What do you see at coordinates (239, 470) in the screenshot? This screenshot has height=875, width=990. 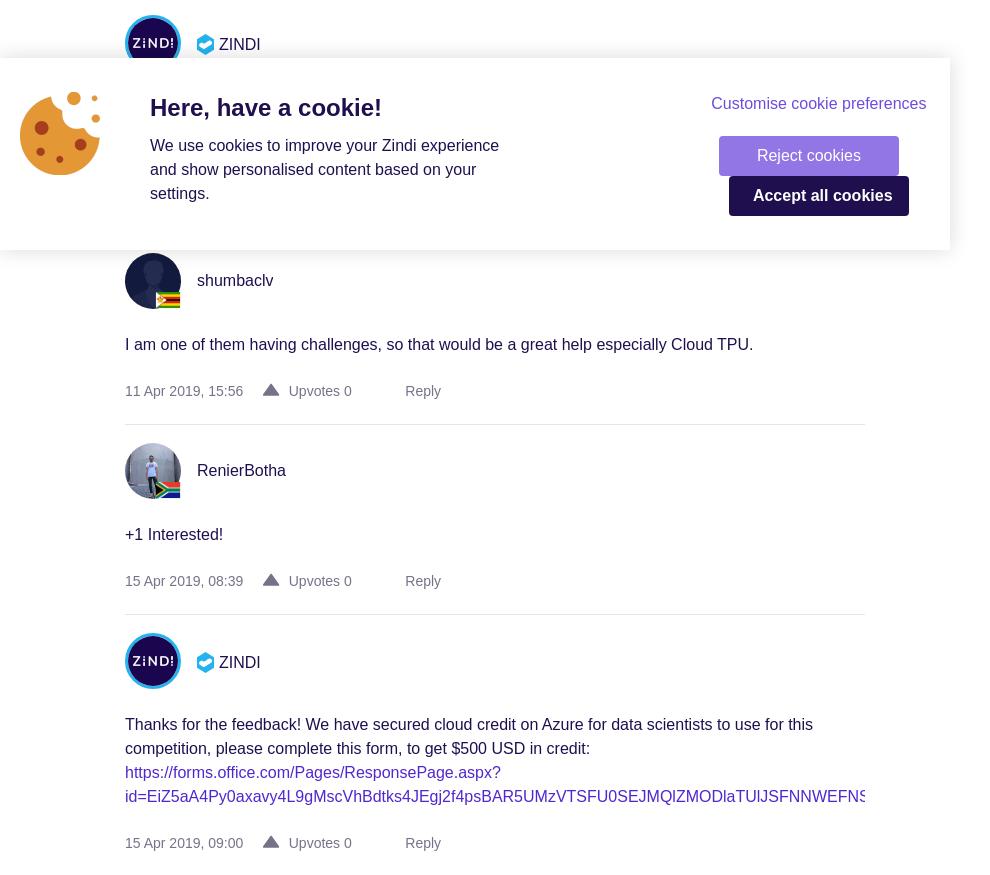 I see `'RenierBotha'` at bounding box center [239, 470].